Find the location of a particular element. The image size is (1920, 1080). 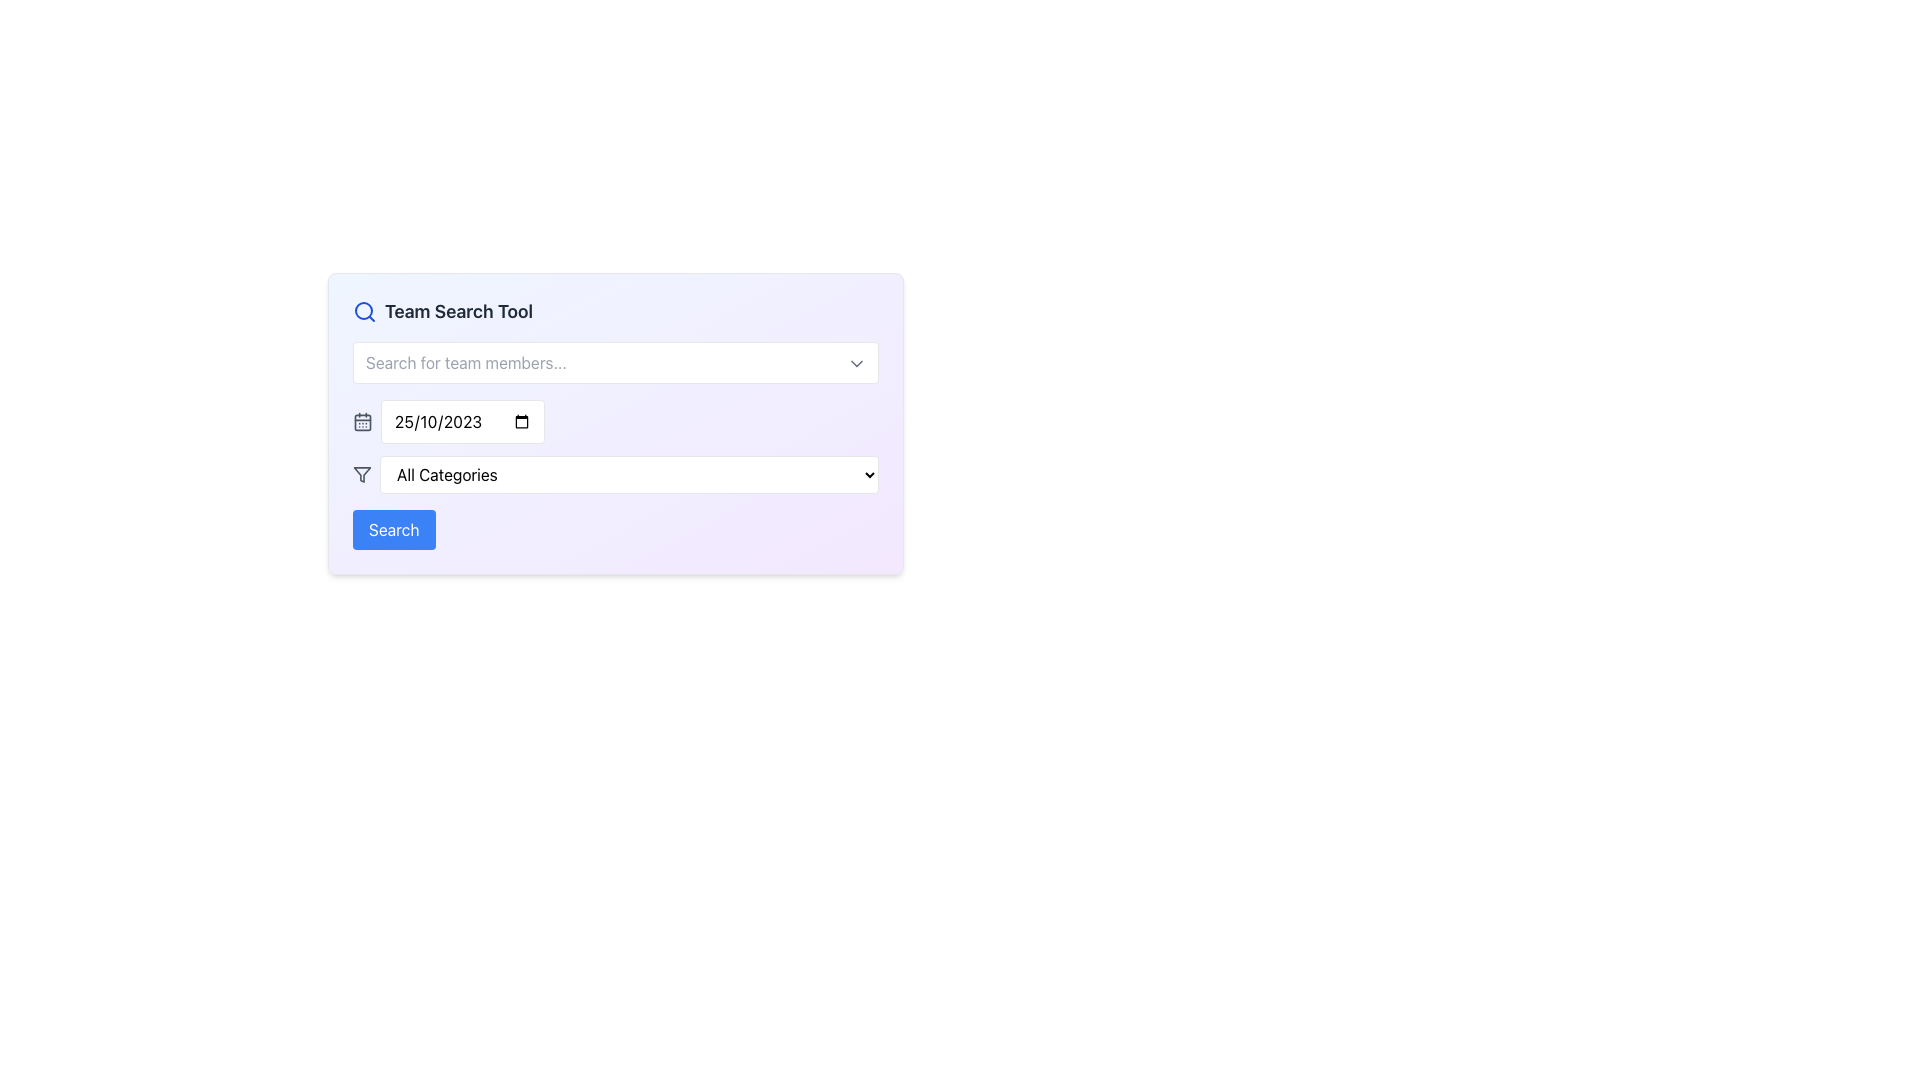

the second dropdown menu located below the calendar date picker is located at coordinates (614, 474).